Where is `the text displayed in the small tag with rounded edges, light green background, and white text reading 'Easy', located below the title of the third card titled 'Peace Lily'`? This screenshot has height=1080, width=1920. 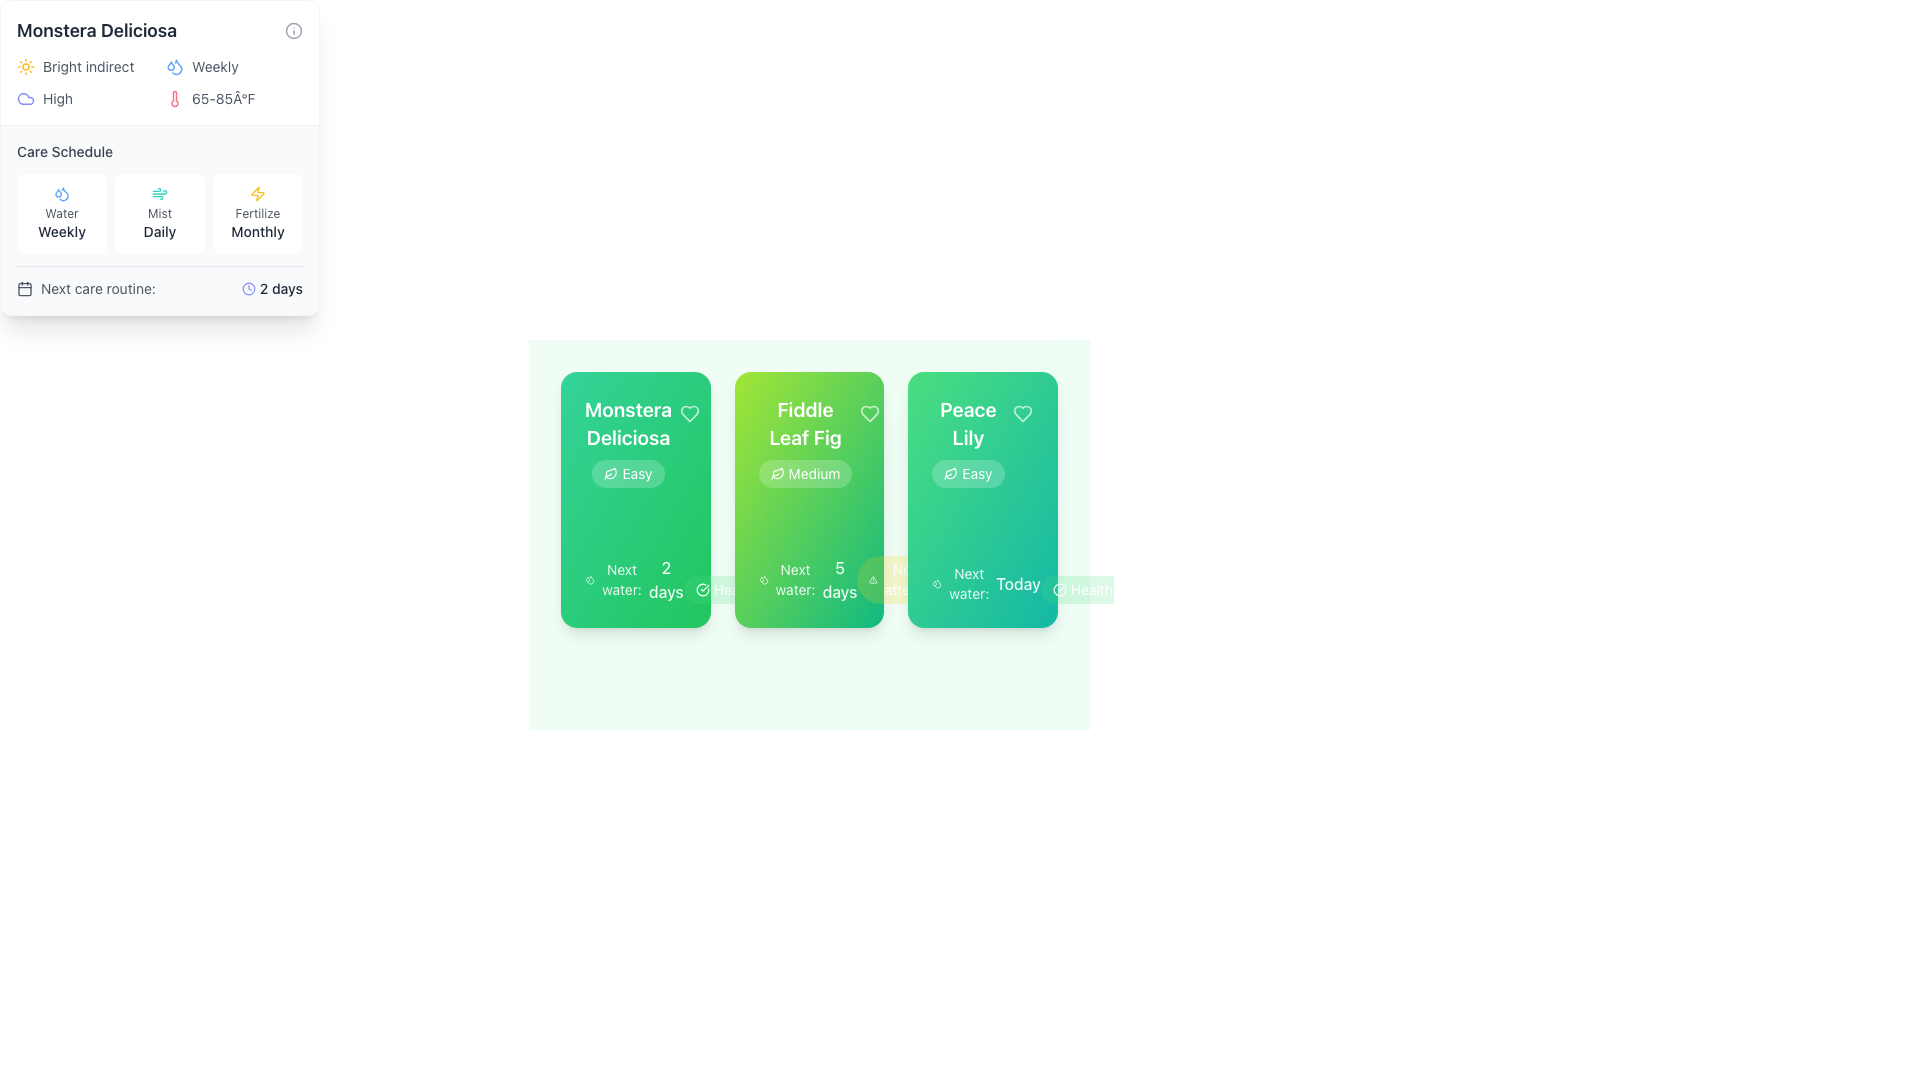 the text displayed in the small tag with rounded edges, light green background, and white text reading 'Easy', located below the title of the third card titled 'Peace Lily' is located at coordinates (968, 474).